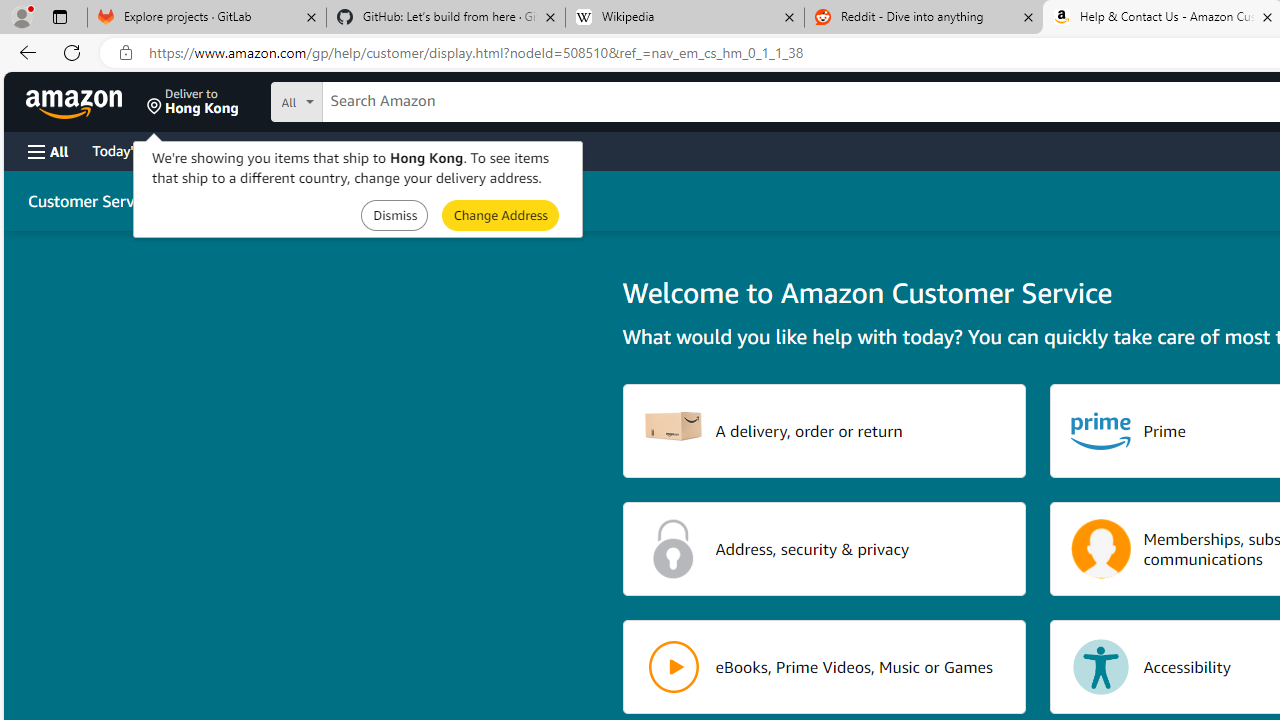 The width and height of the screenshot is (1280, 720). I want to click on 'Deliver to Hong Kong', so click(193, 101).